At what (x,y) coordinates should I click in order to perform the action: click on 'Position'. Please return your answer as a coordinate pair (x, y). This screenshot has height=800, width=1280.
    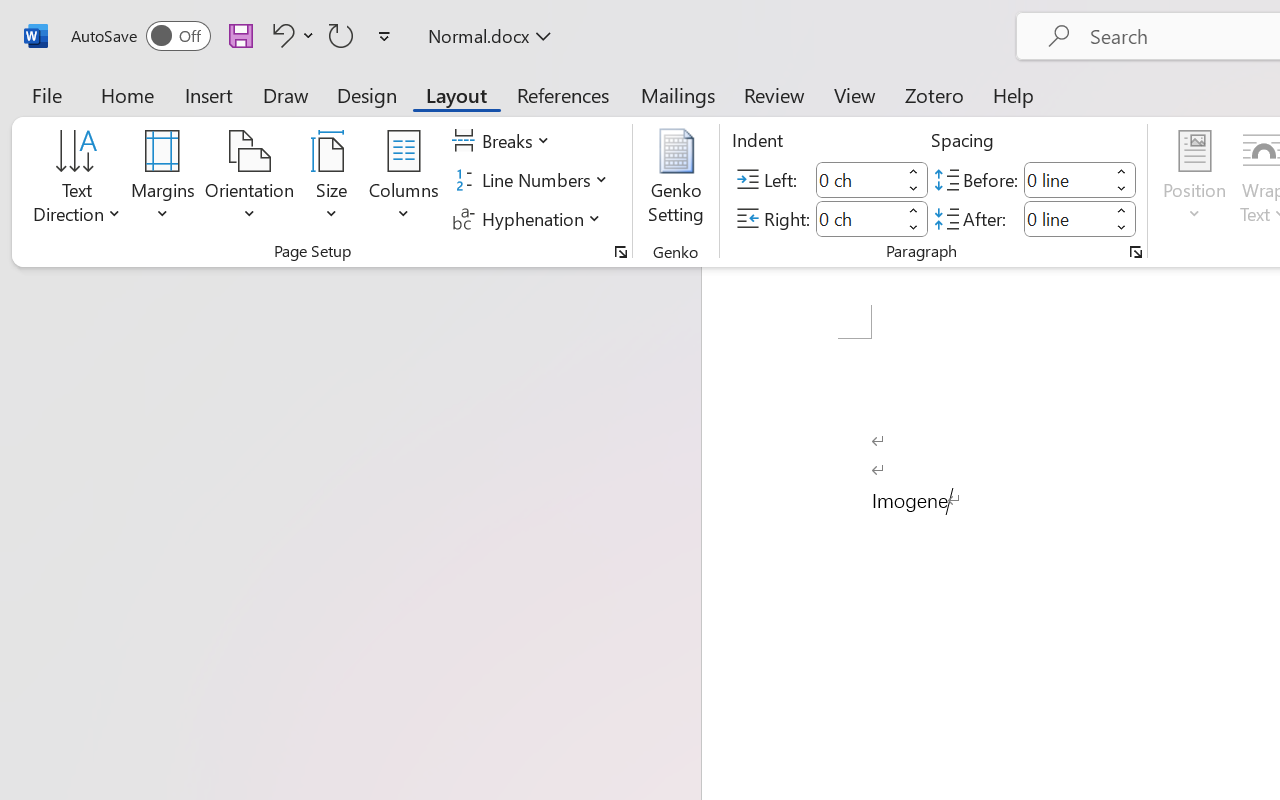
    Looking at the image, I should click on (1194, 179).